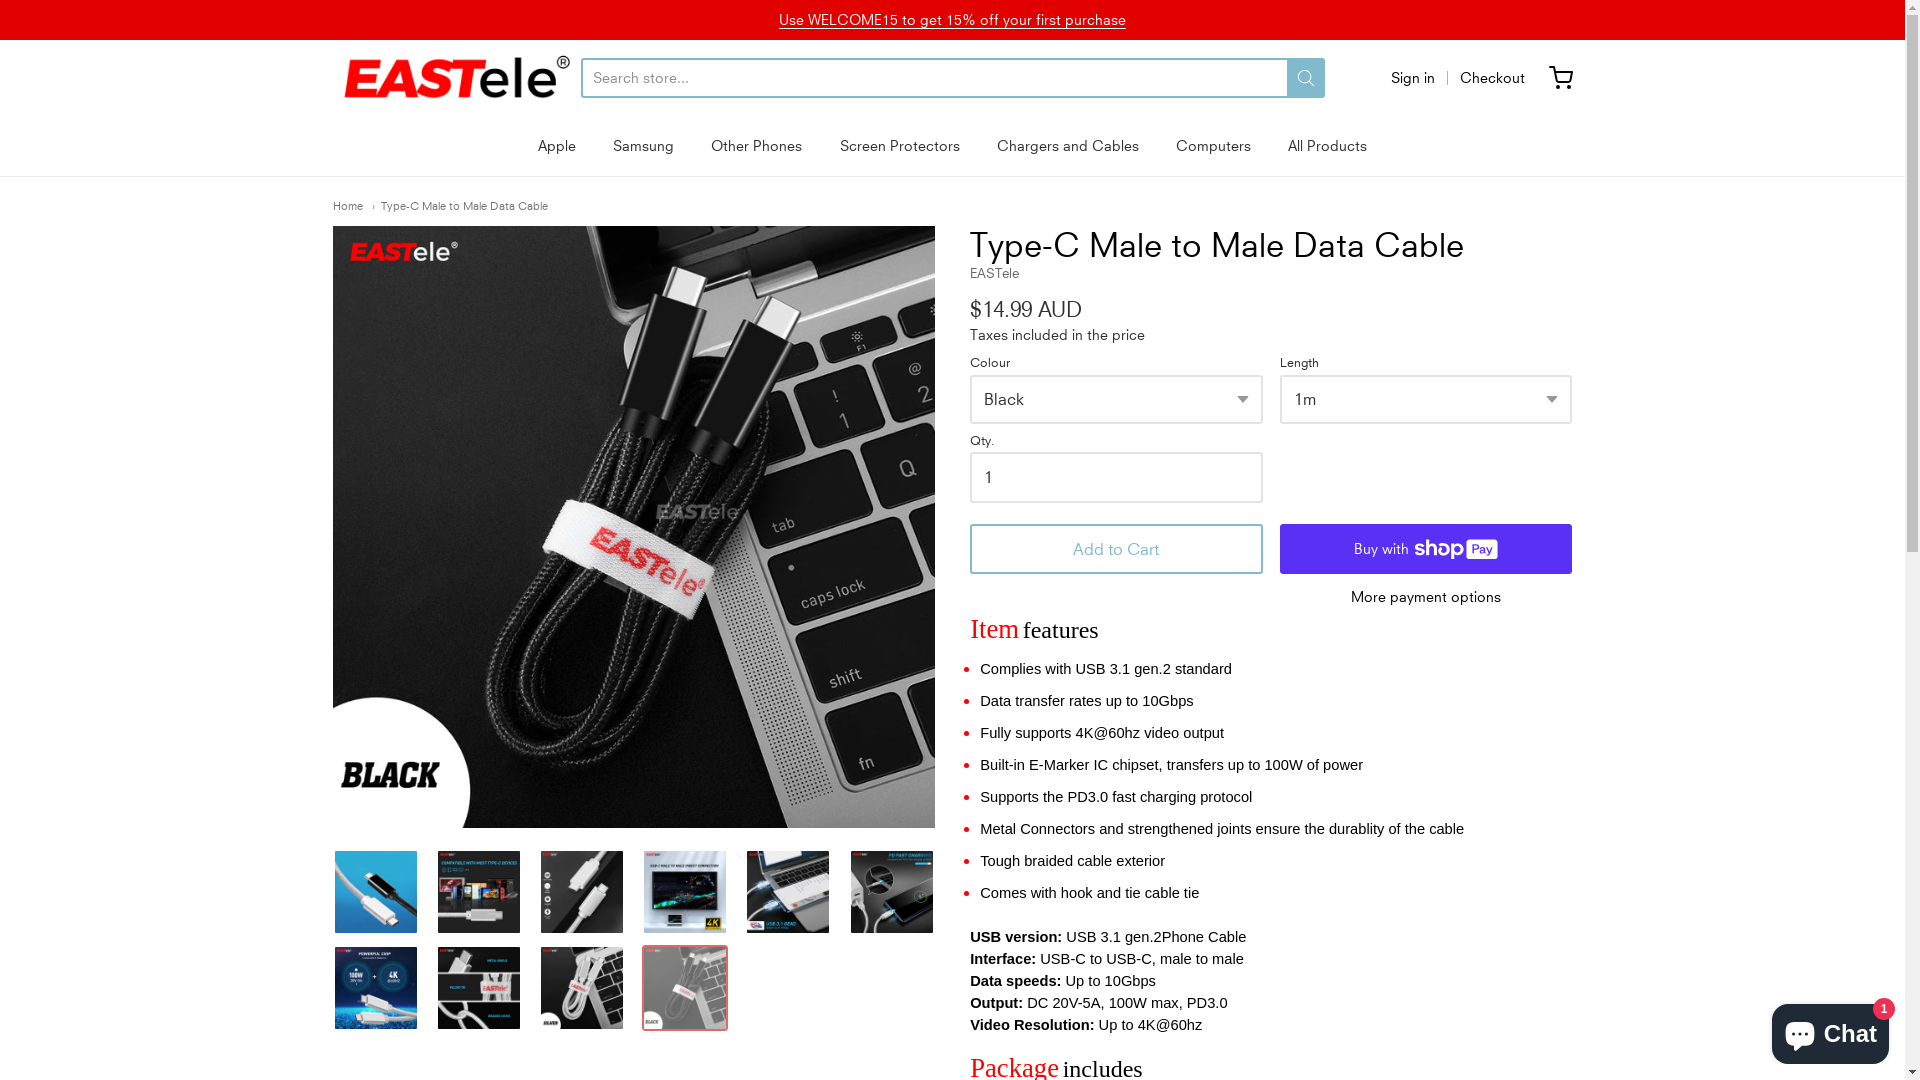 The width and height of the screenshot is (1920, 1080). Describe the element at coordinates (899, 145) in the screenshot. I see `'Screen Protectors'` at that location.